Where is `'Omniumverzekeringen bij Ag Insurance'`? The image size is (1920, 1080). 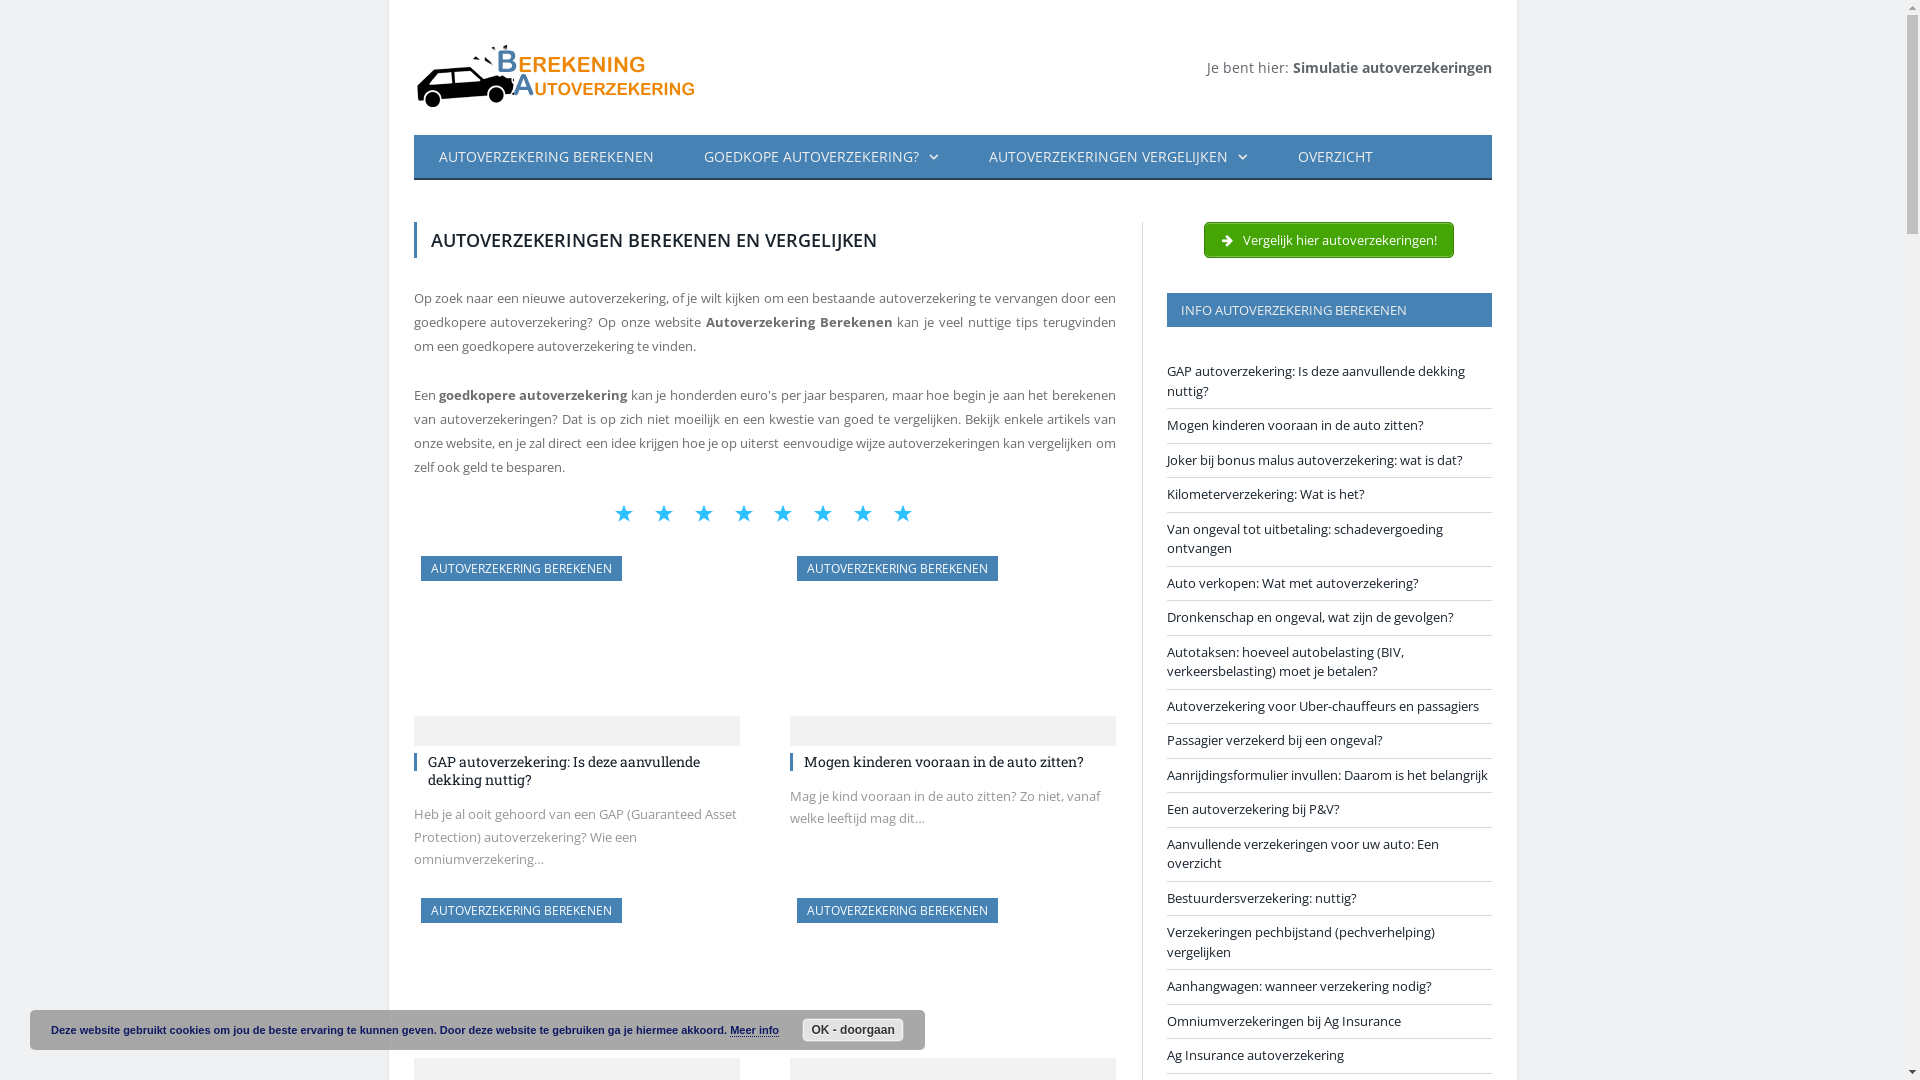
'Omniumverzekeringen bij Ag Insurance' is located at coordinates (1282, 1021).